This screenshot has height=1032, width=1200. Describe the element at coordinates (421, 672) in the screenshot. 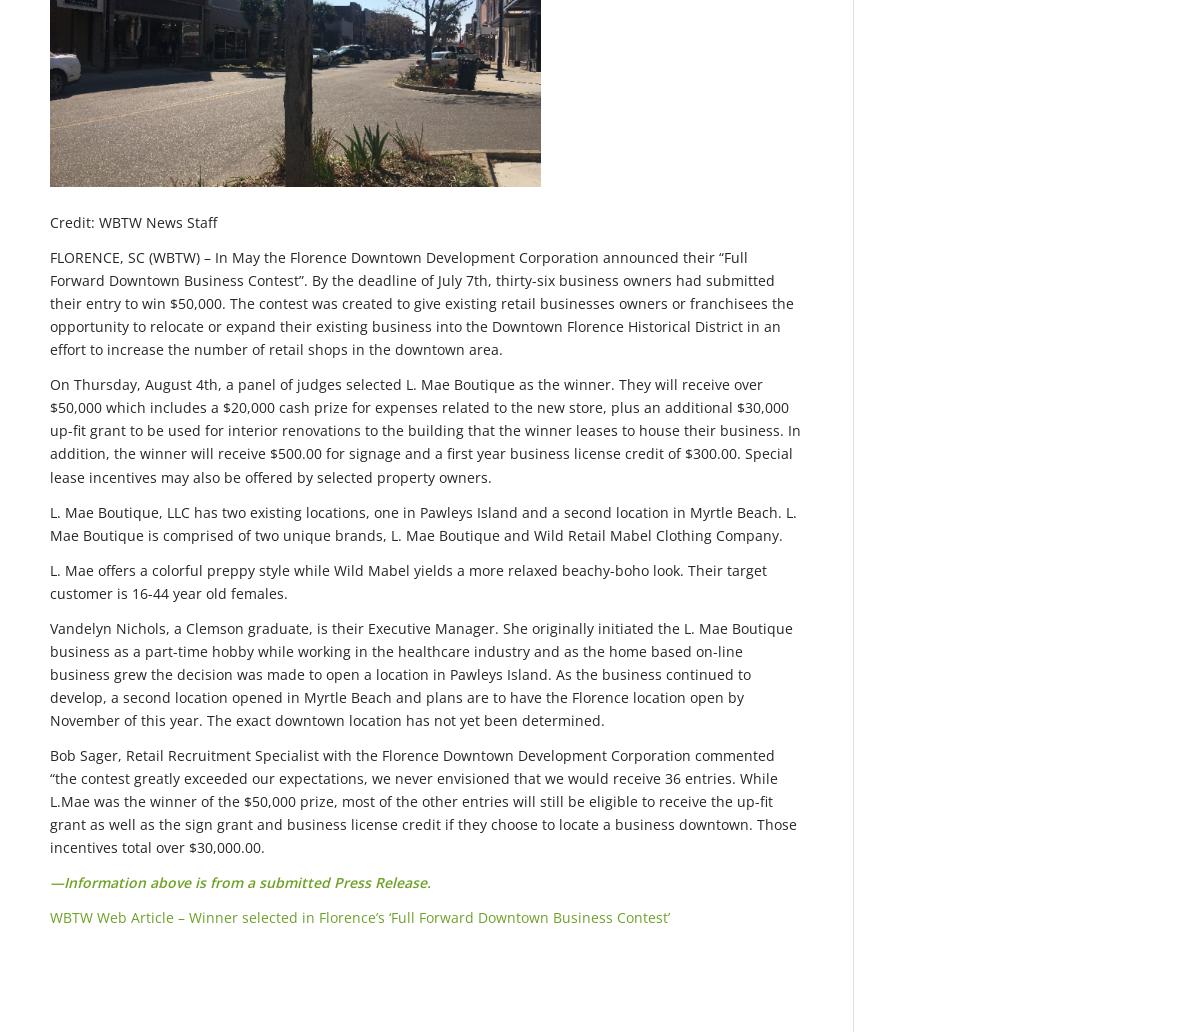

I see `'Vandelyn Nichols, a Clemson graduate, is their Executive Manager. She originally initiated the L. Mae Boutique business as a part-time hobby while working in the healthcare industry and as the home based on-line business grew the decision was made to open a location in Pawleys Island. As the business continued to develop, a second location opened in Myrtle Beach and plans are to have the Florence location open by November of this year. The exact downtown location has not yet been determined.'` at that location.